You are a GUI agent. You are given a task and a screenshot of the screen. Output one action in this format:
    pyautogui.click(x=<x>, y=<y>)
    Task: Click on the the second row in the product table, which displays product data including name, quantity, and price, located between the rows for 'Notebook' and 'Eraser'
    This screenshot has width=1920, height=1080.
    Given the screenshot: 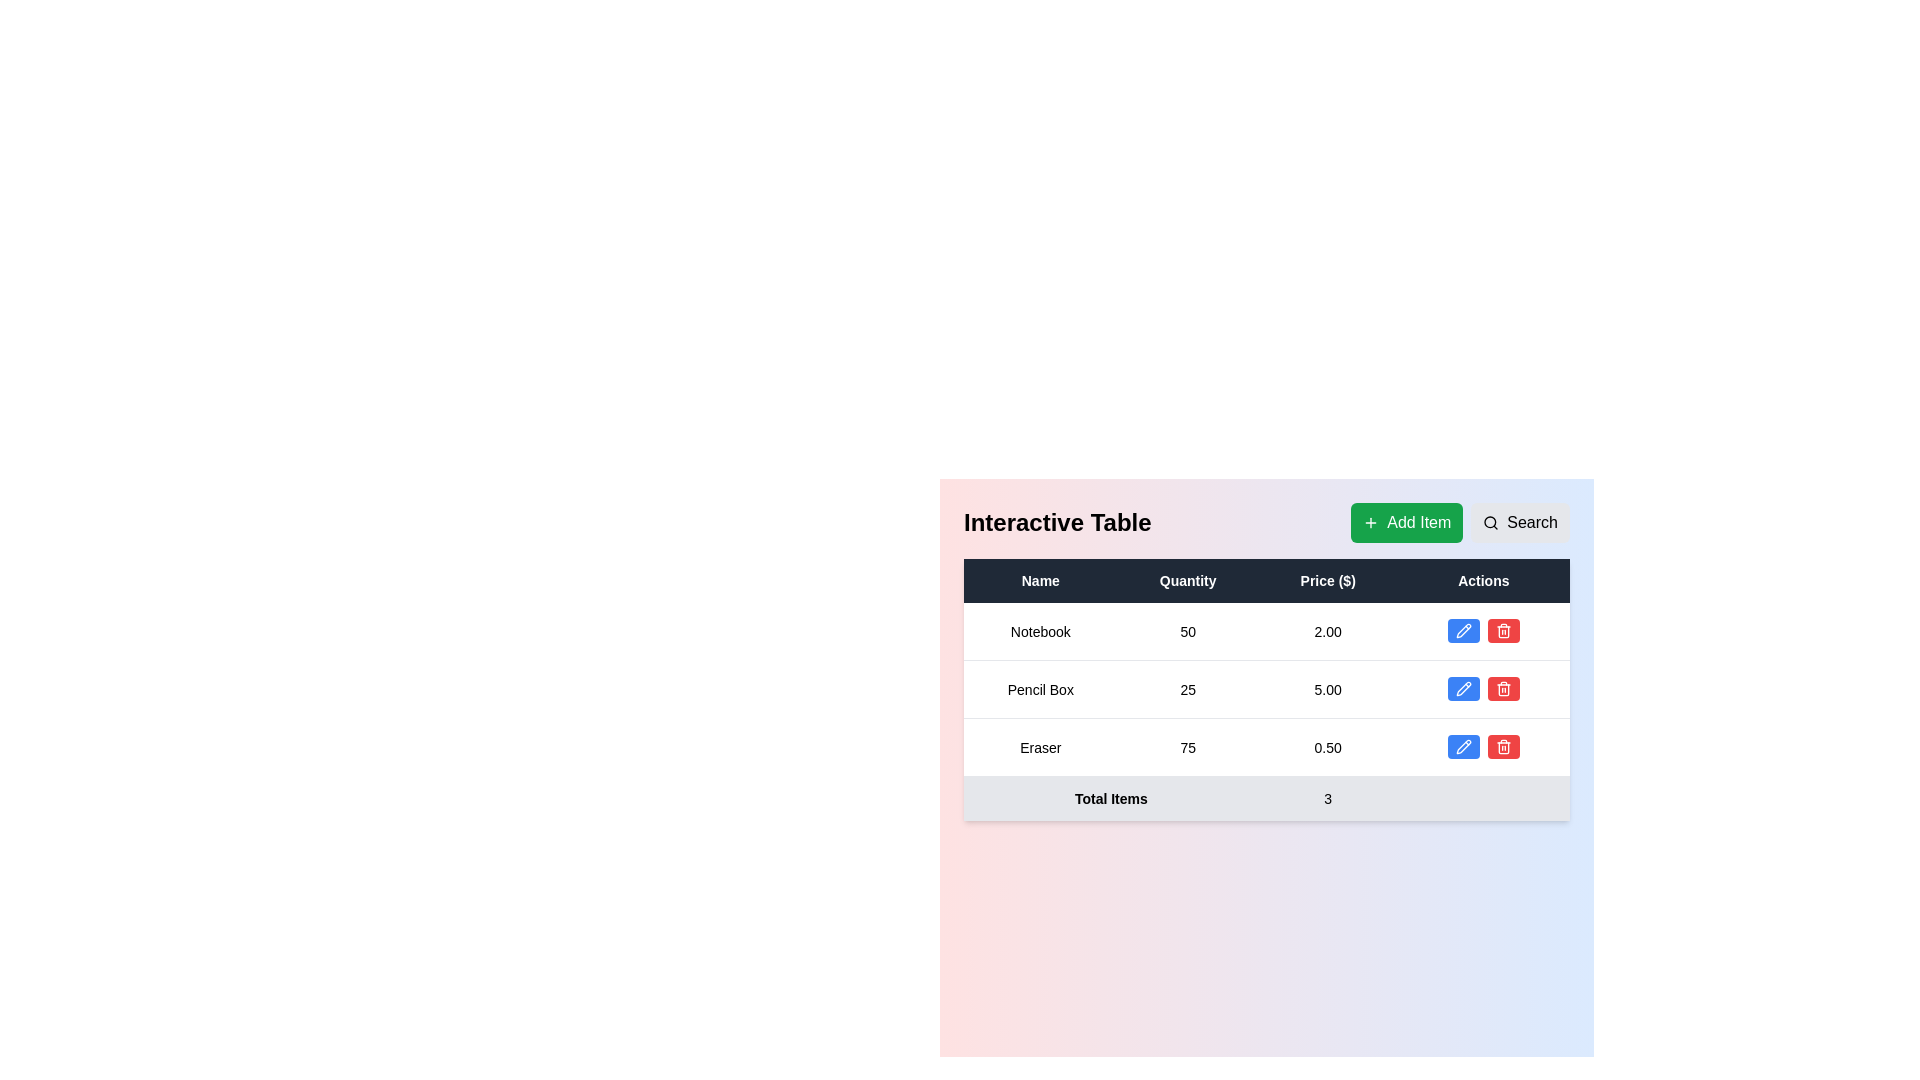 What is the action you would take?
    pyautogui.click(x=1266, y=688)
    